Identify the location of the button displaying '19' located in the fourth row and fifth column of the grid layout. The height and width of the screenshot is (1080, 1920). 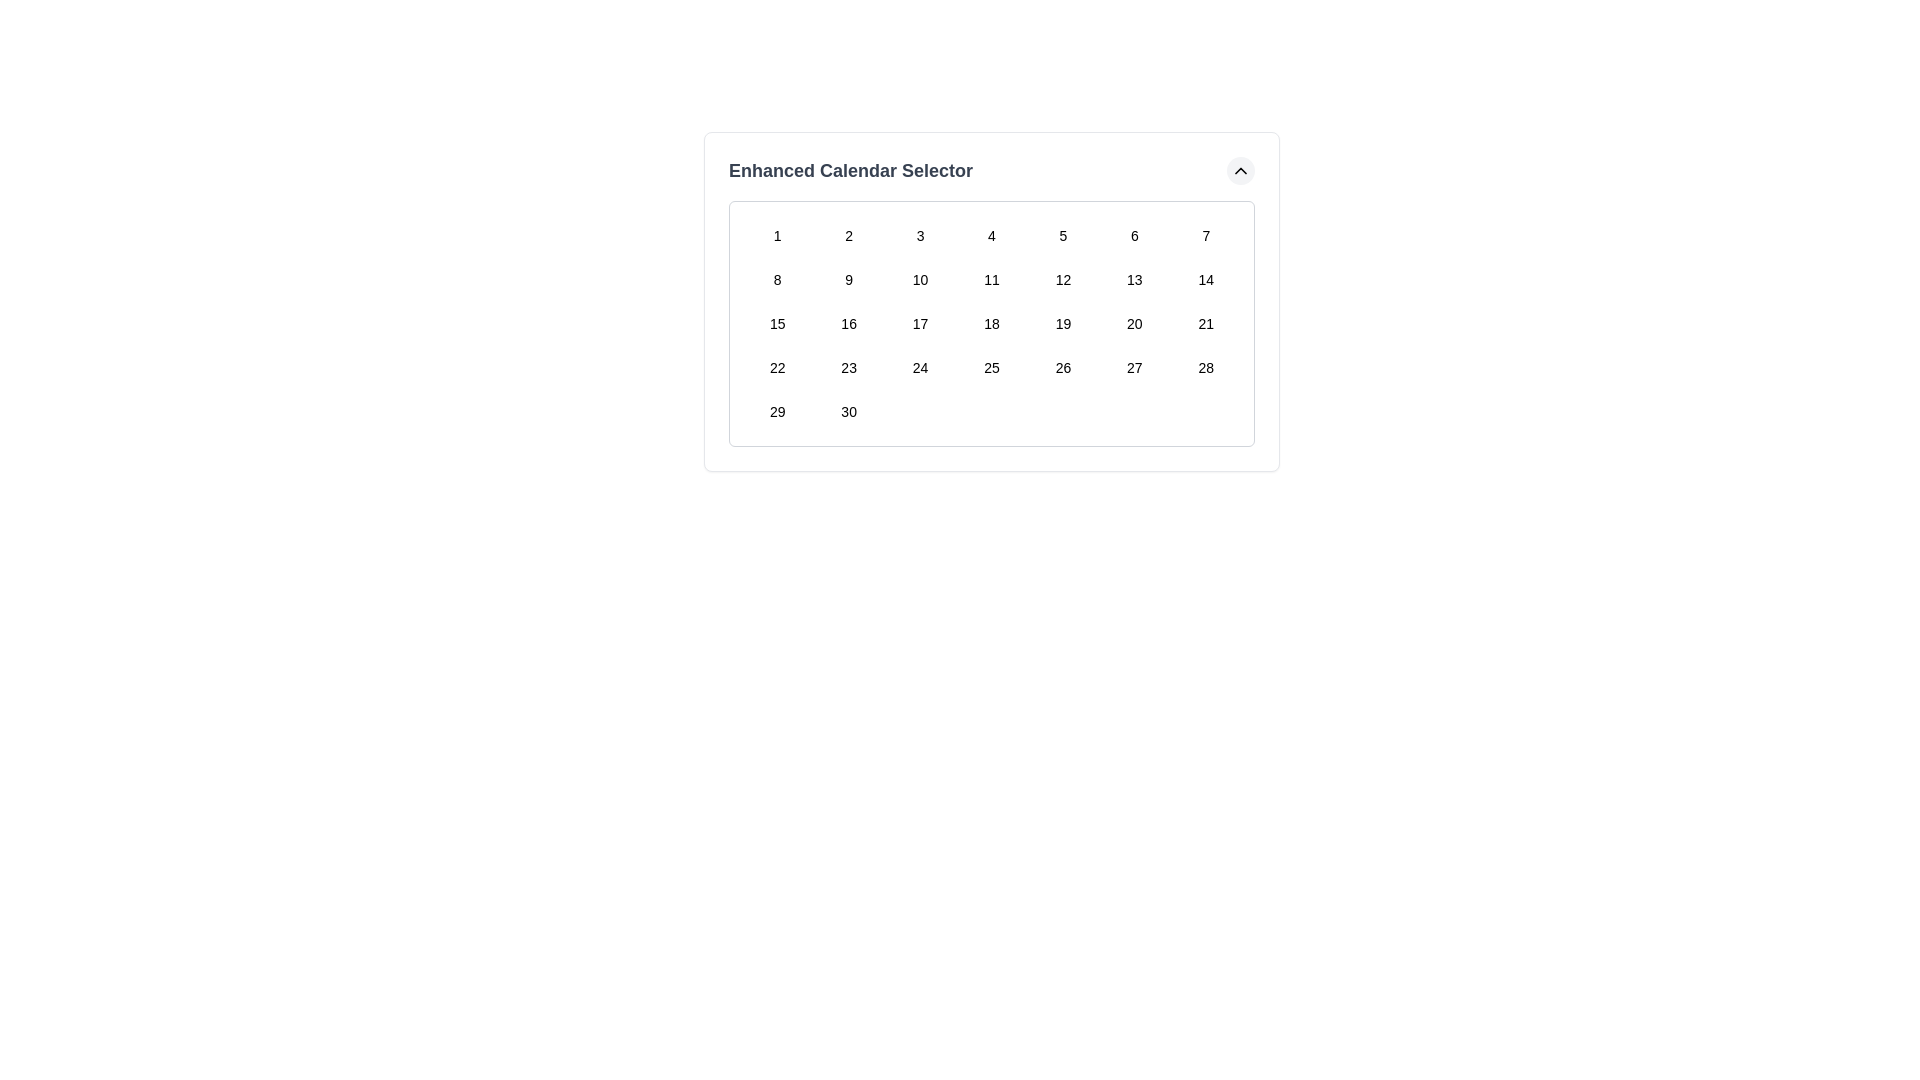
(1062, 323).